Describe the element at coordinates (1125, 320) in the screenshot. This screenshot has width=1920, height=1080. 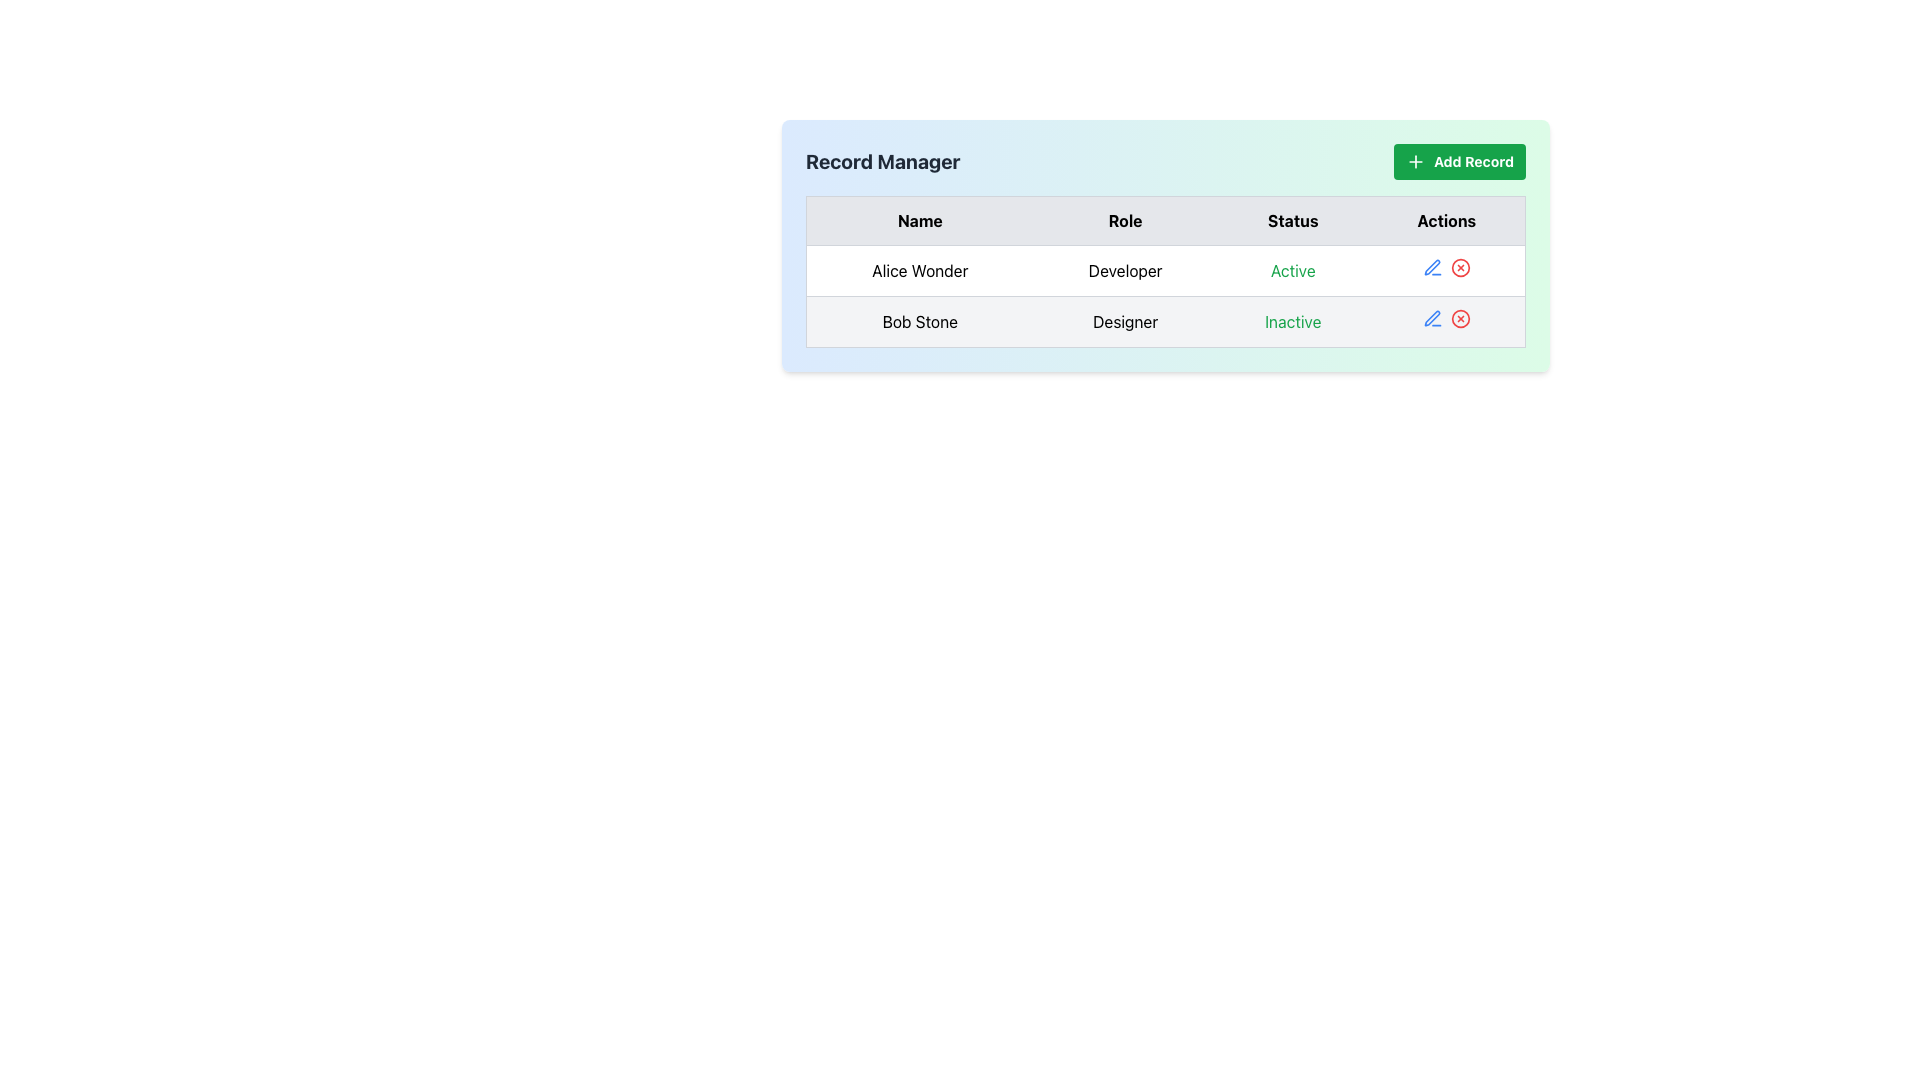
I see `the text element displaying 'Designer' in the second row of the table under the 'Role' column for Bob Stone` at that location.